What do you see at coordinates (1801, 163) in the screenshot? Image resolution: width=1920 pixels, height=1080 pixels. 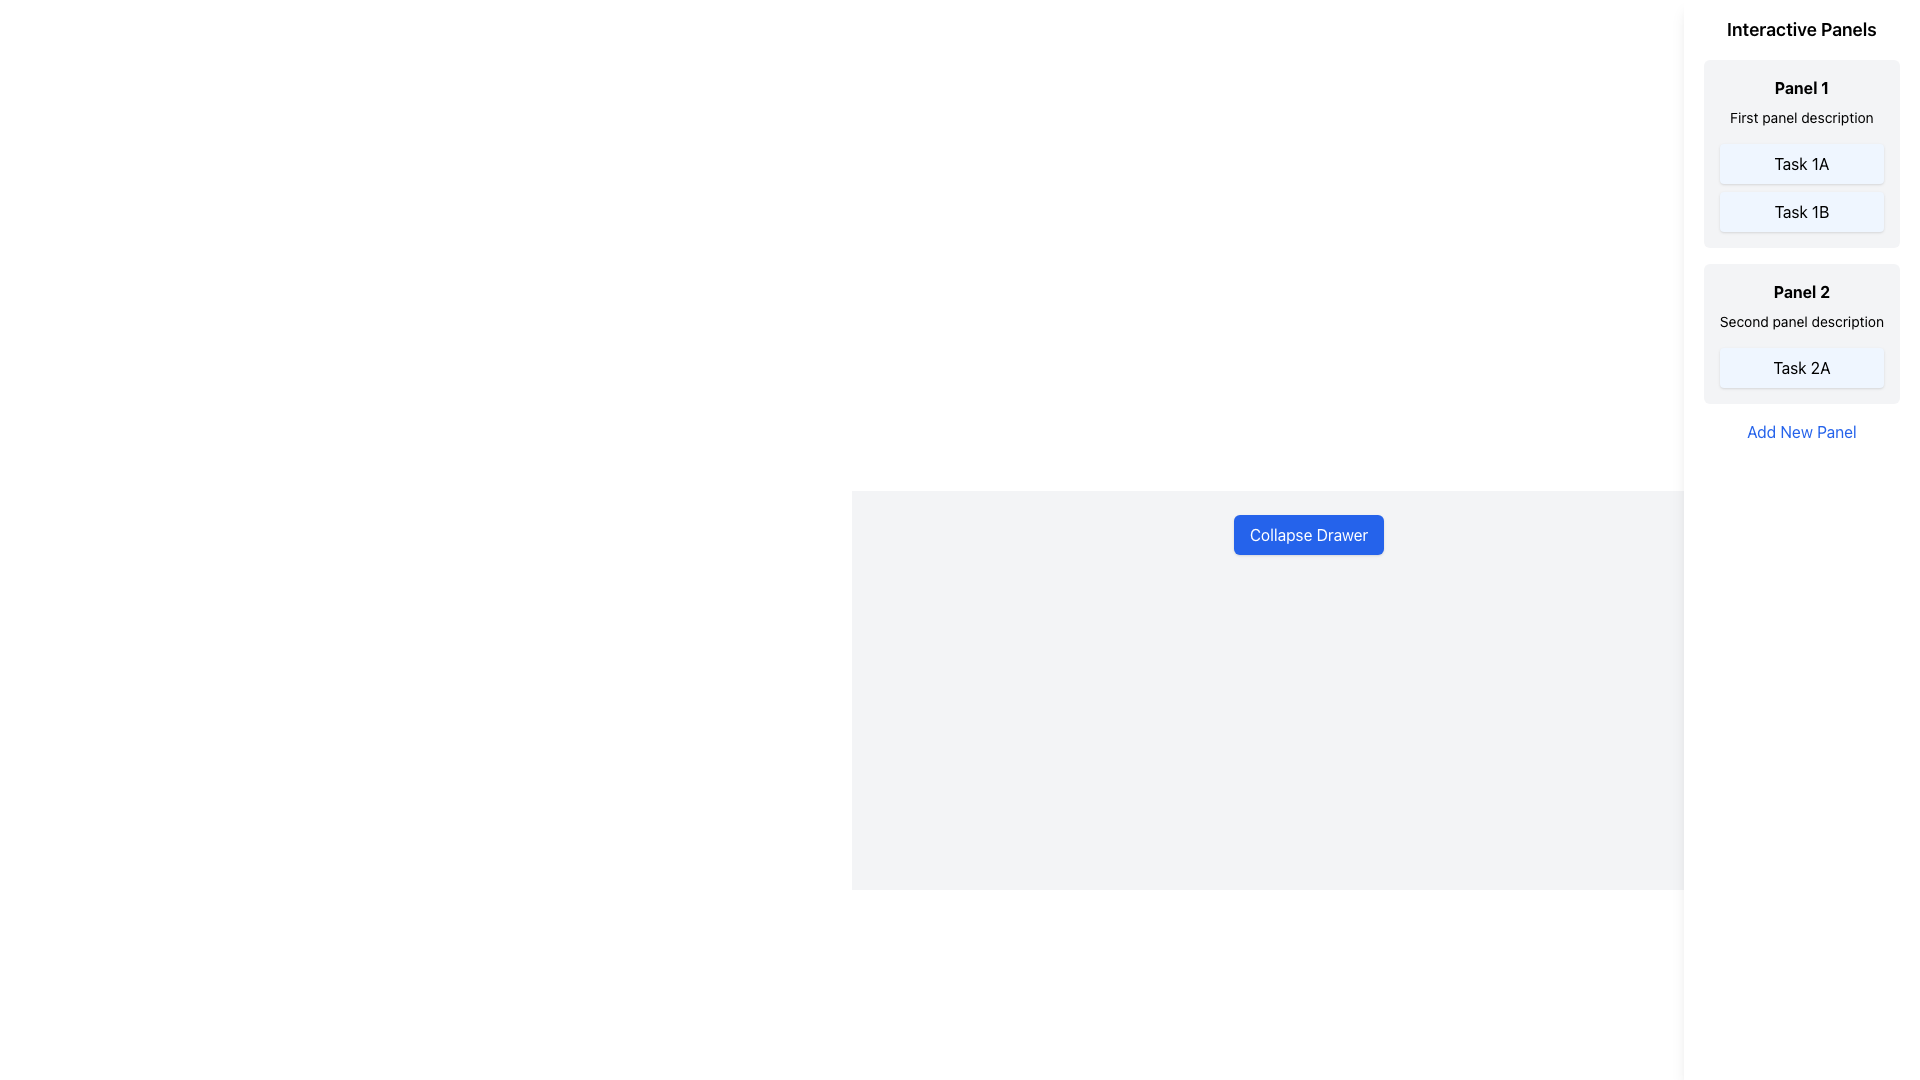 I see `the button labeled 'Task 1A' located in Panel 1 under 'First panel description'` at bounding box center [1801, 163].